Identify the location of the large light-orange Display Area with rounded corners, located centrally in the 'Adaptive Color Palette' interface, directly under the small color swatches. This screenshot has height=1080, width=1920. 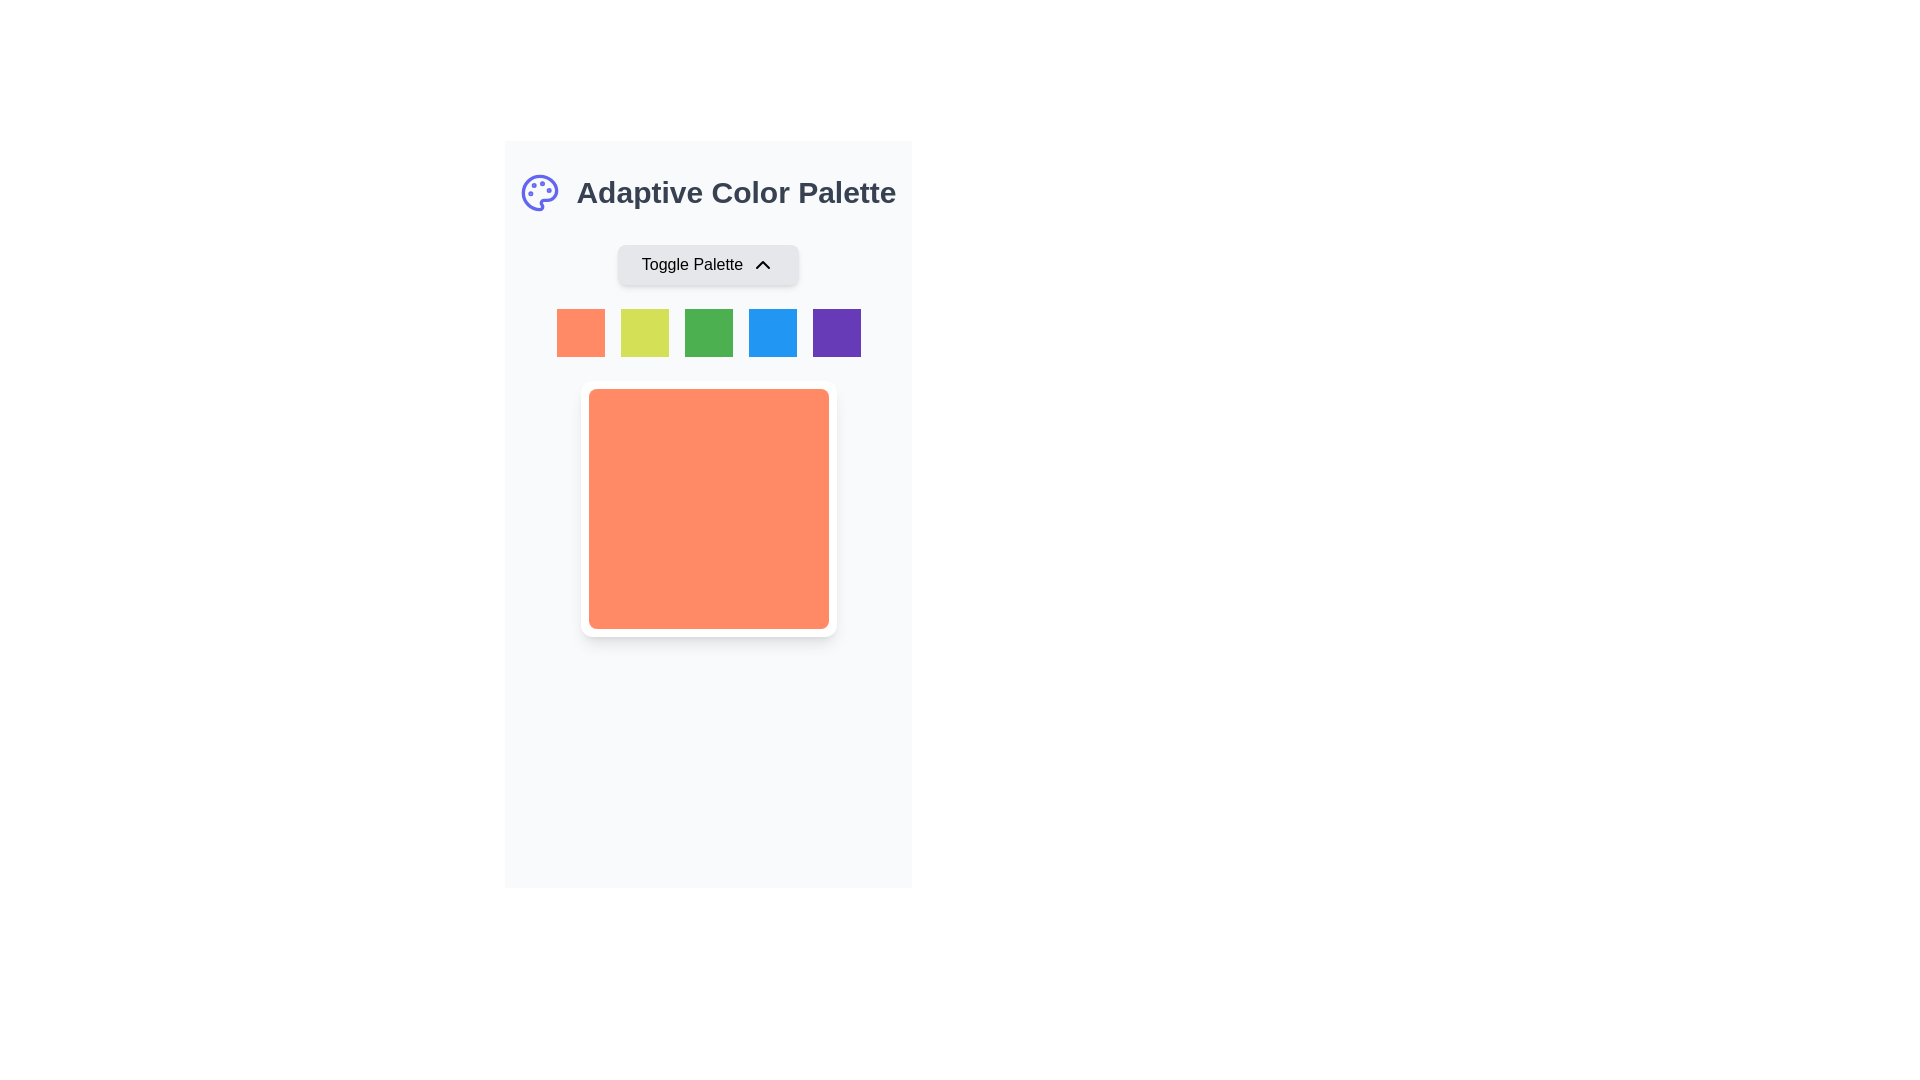
(708, 439).